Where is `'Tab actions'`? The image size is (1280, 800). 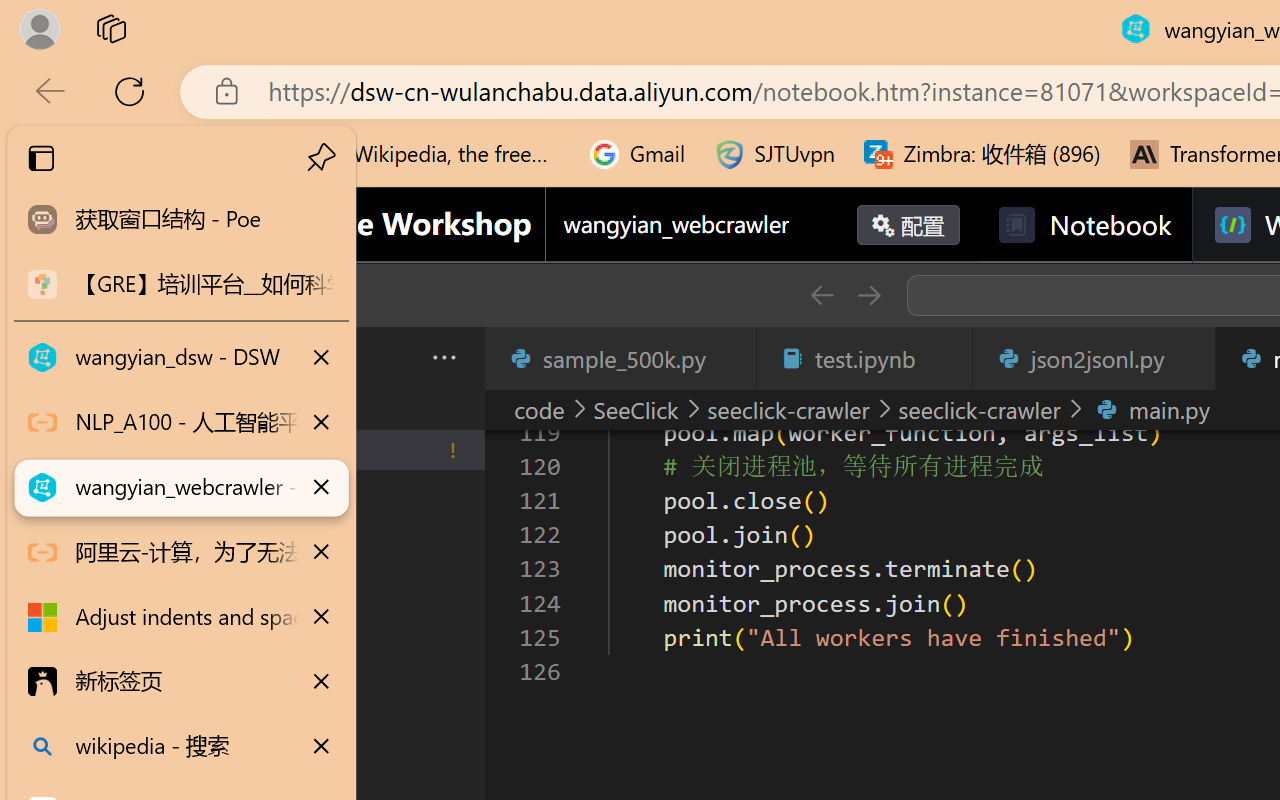
'Tab actions' is located at coordinates (1188, 358).